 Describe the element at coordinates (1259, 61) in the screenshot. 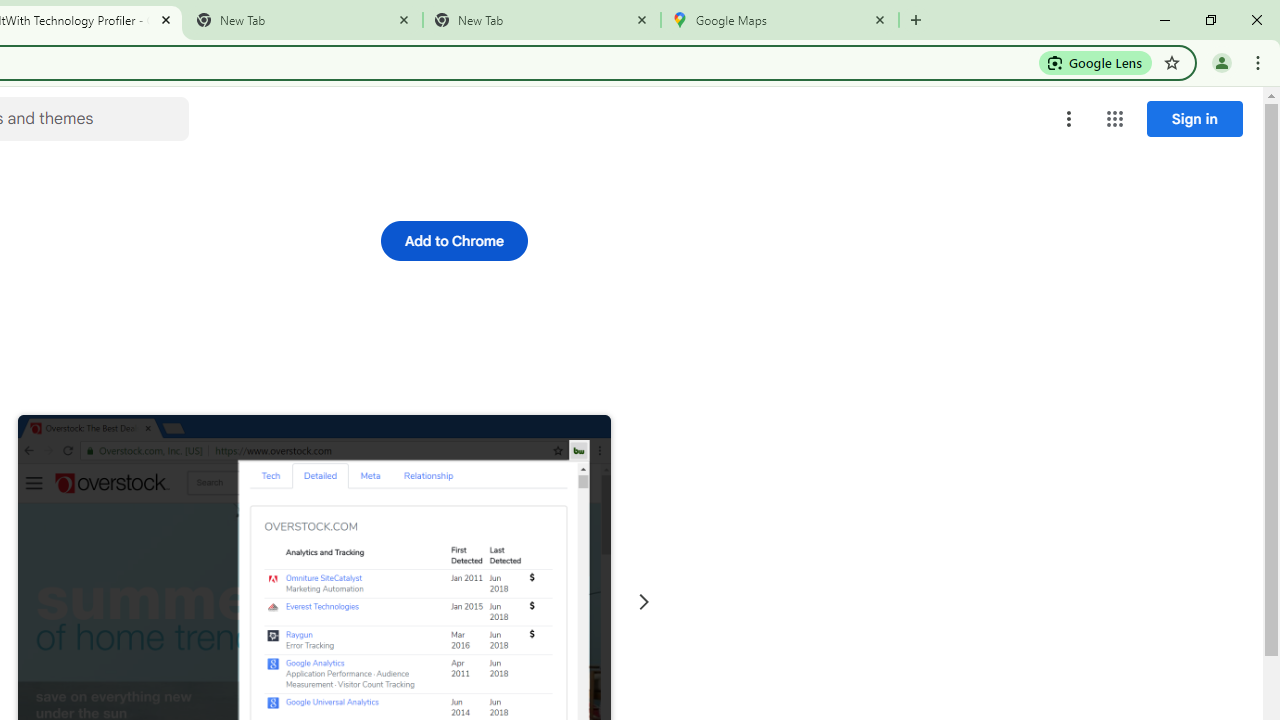

I see `'Chrome'` at that location.